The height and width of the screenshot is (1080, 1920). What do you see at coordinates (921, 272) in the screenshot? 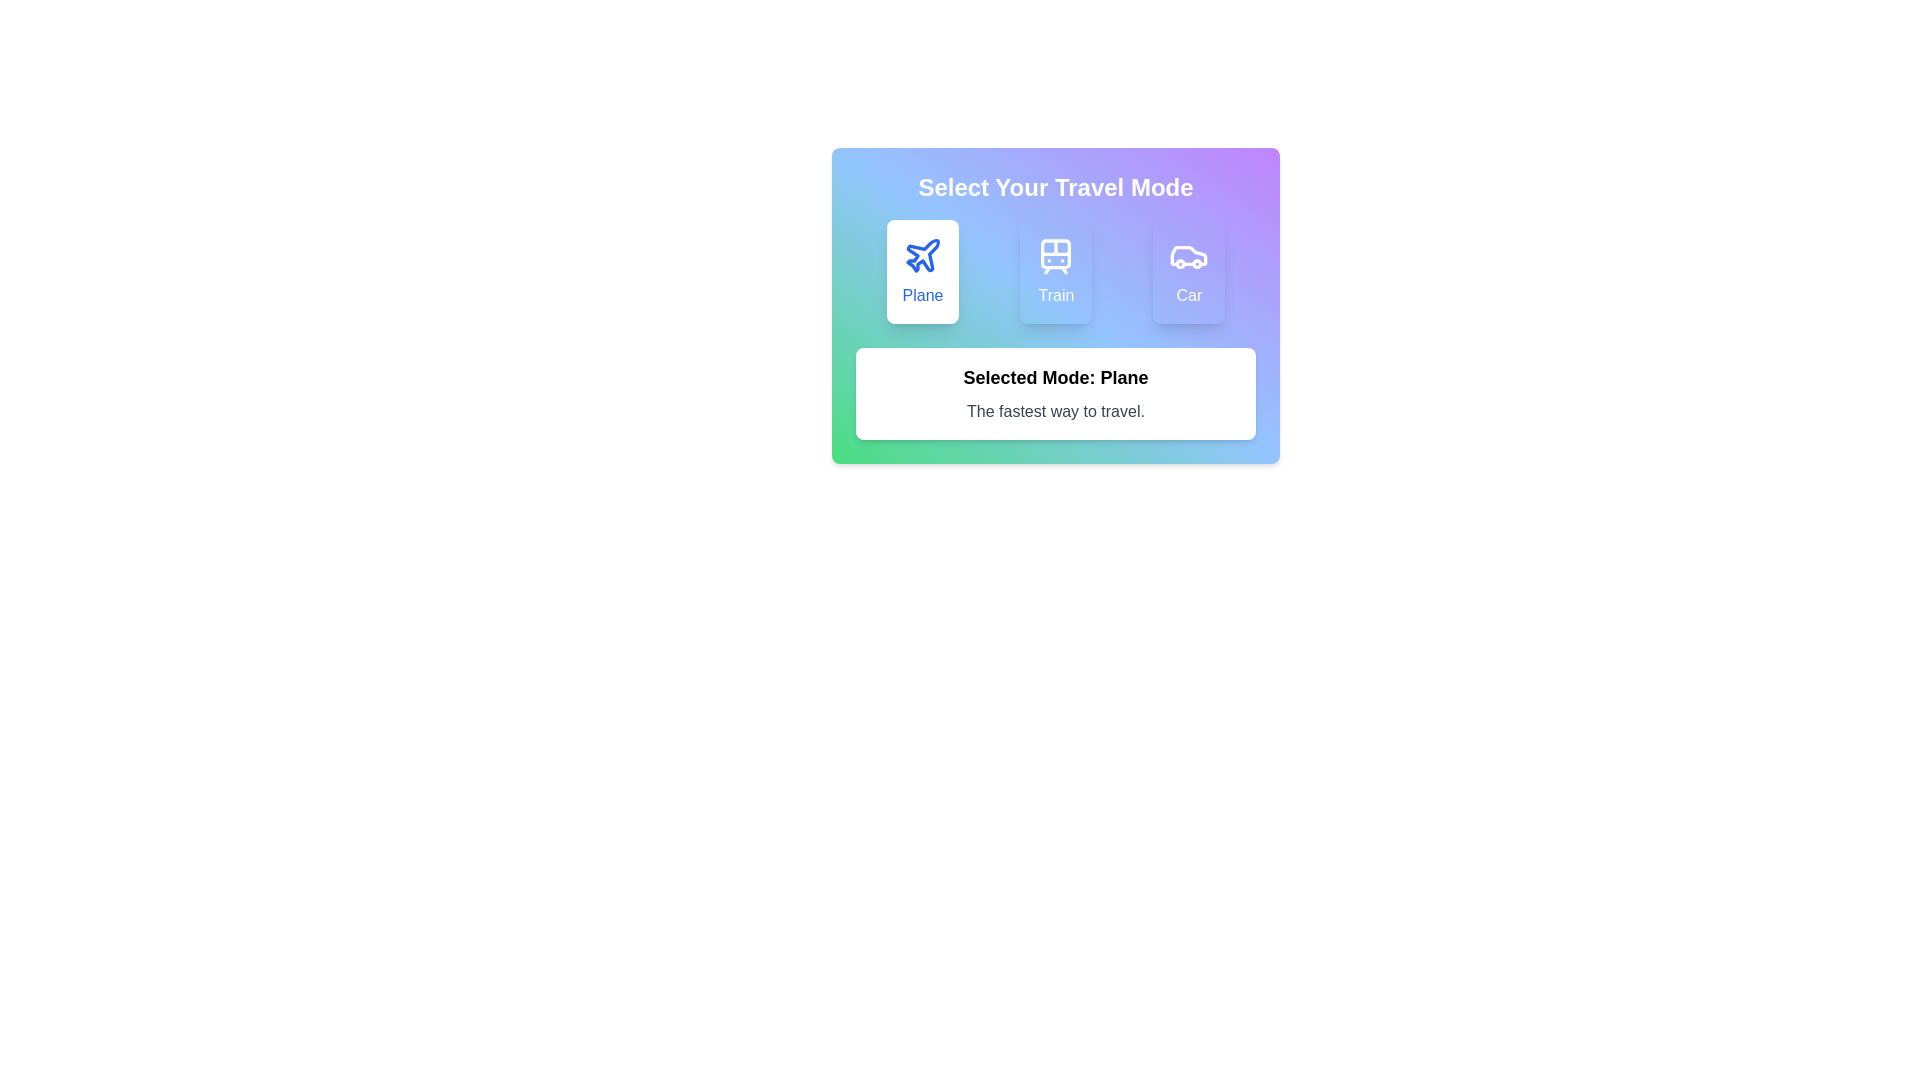
I see `the mode button corresponding to Plane` at bounding box center [921, 272].